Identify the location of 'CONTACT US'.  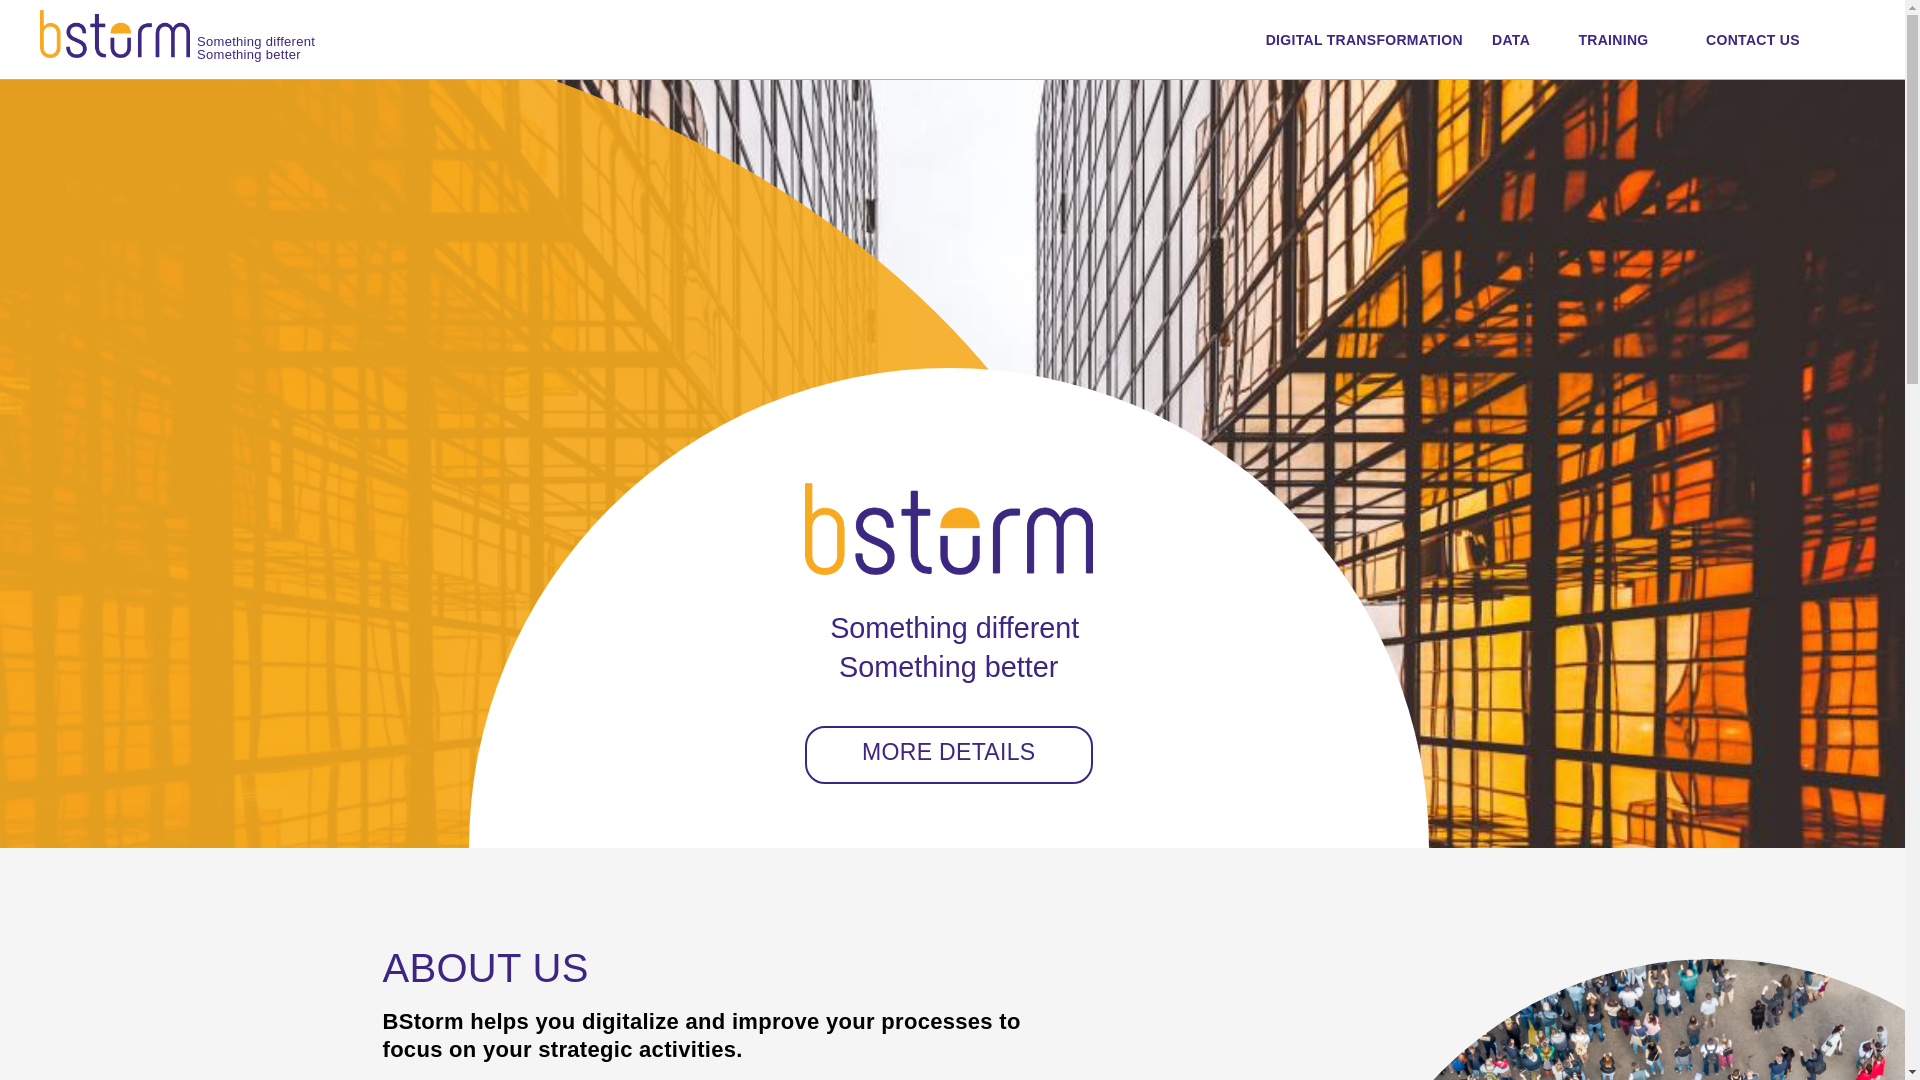
(1742, 39).